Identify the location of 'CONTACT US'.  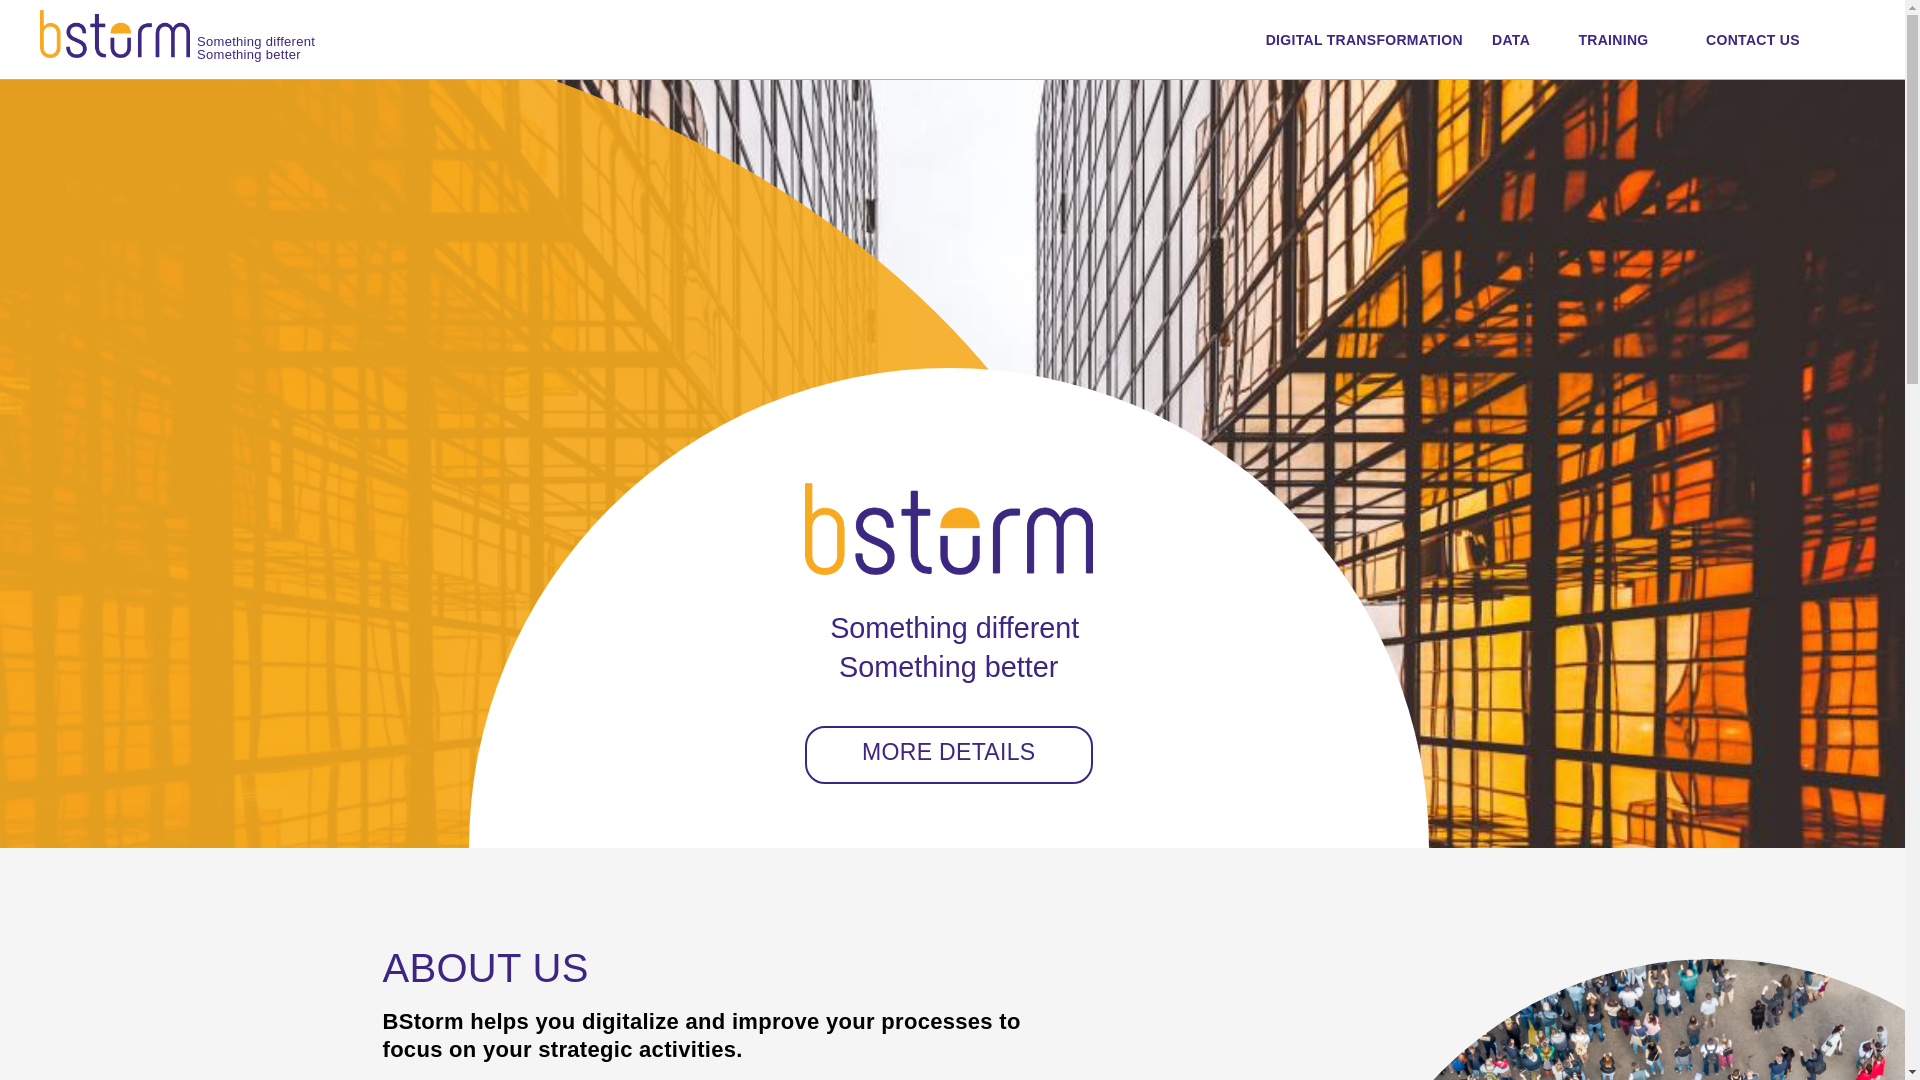
(1742, 39).